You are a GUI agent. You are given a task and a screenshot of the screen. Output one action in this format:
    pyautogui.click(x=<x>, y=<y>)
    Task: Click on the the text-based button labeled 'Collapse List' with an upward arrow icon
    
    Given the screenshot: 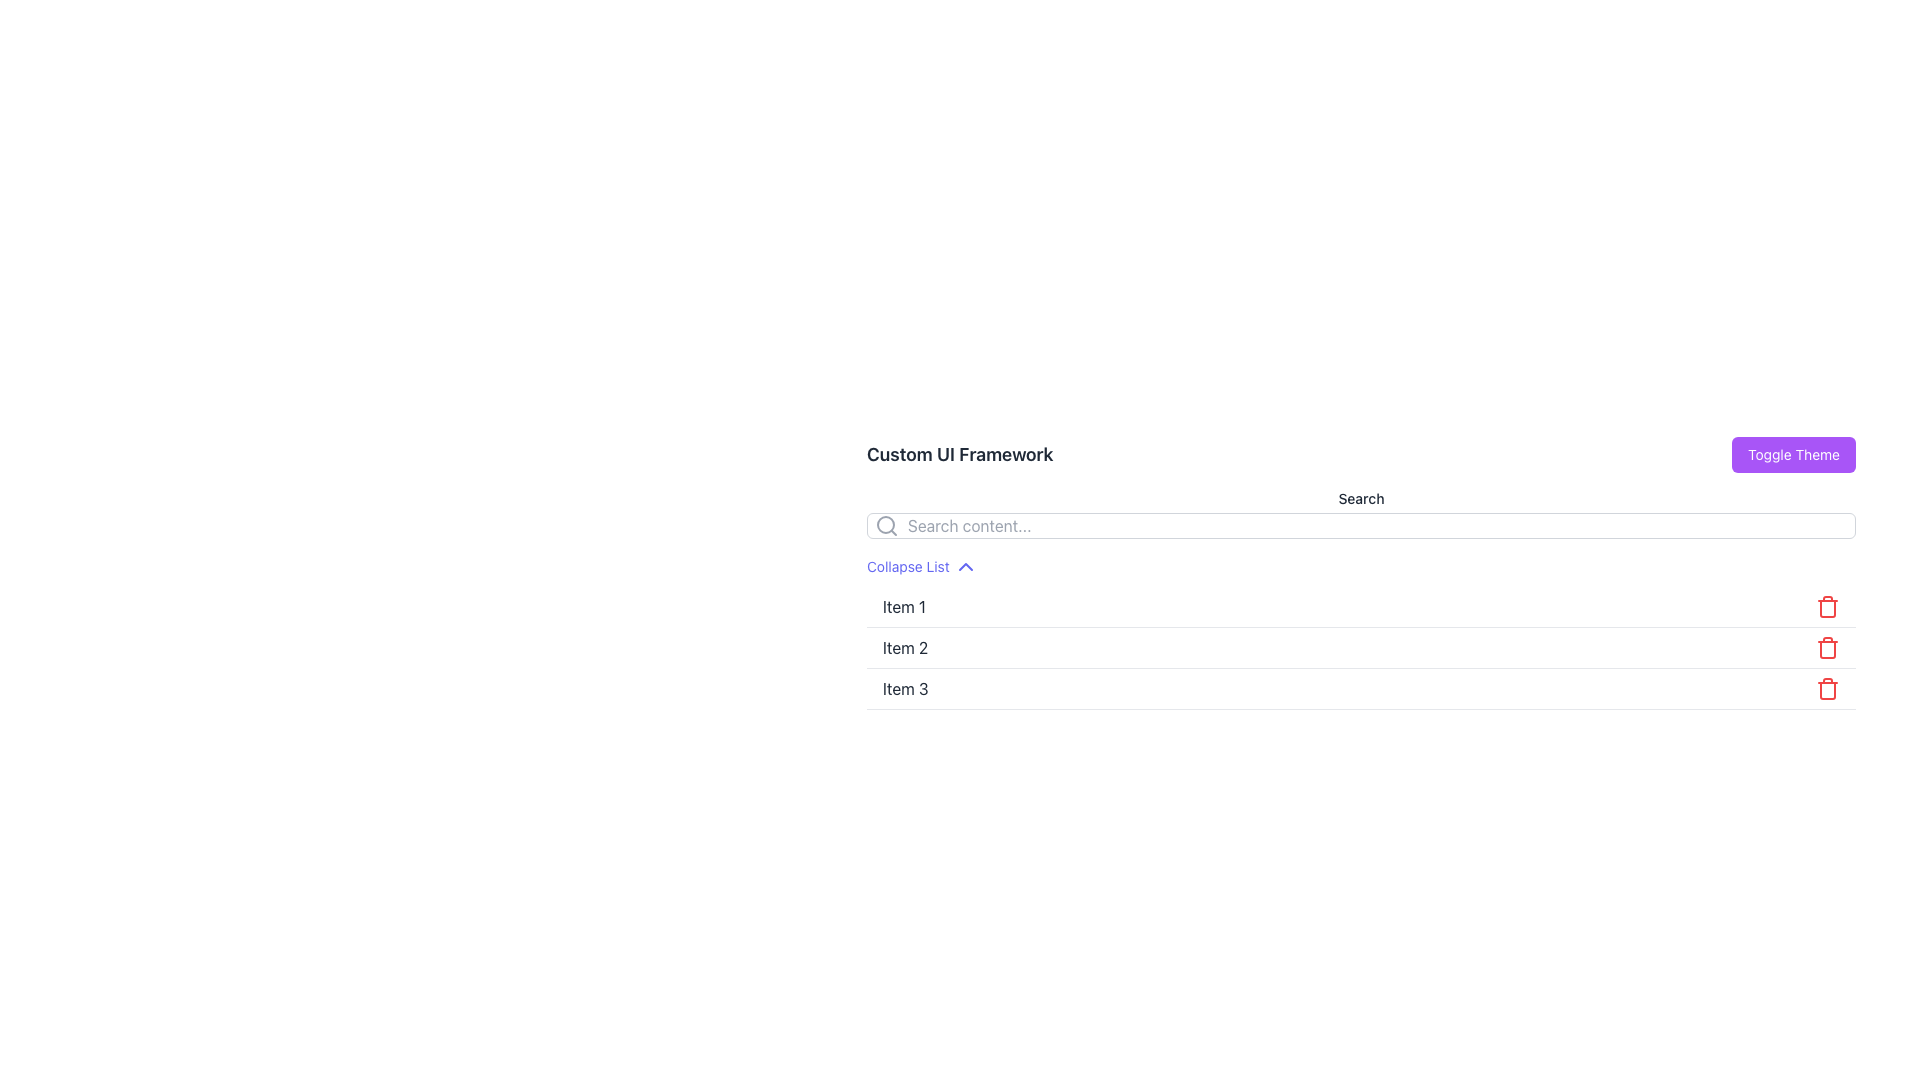 What is the action you would take?
    pyautogui.click(x=921, y=567)
    